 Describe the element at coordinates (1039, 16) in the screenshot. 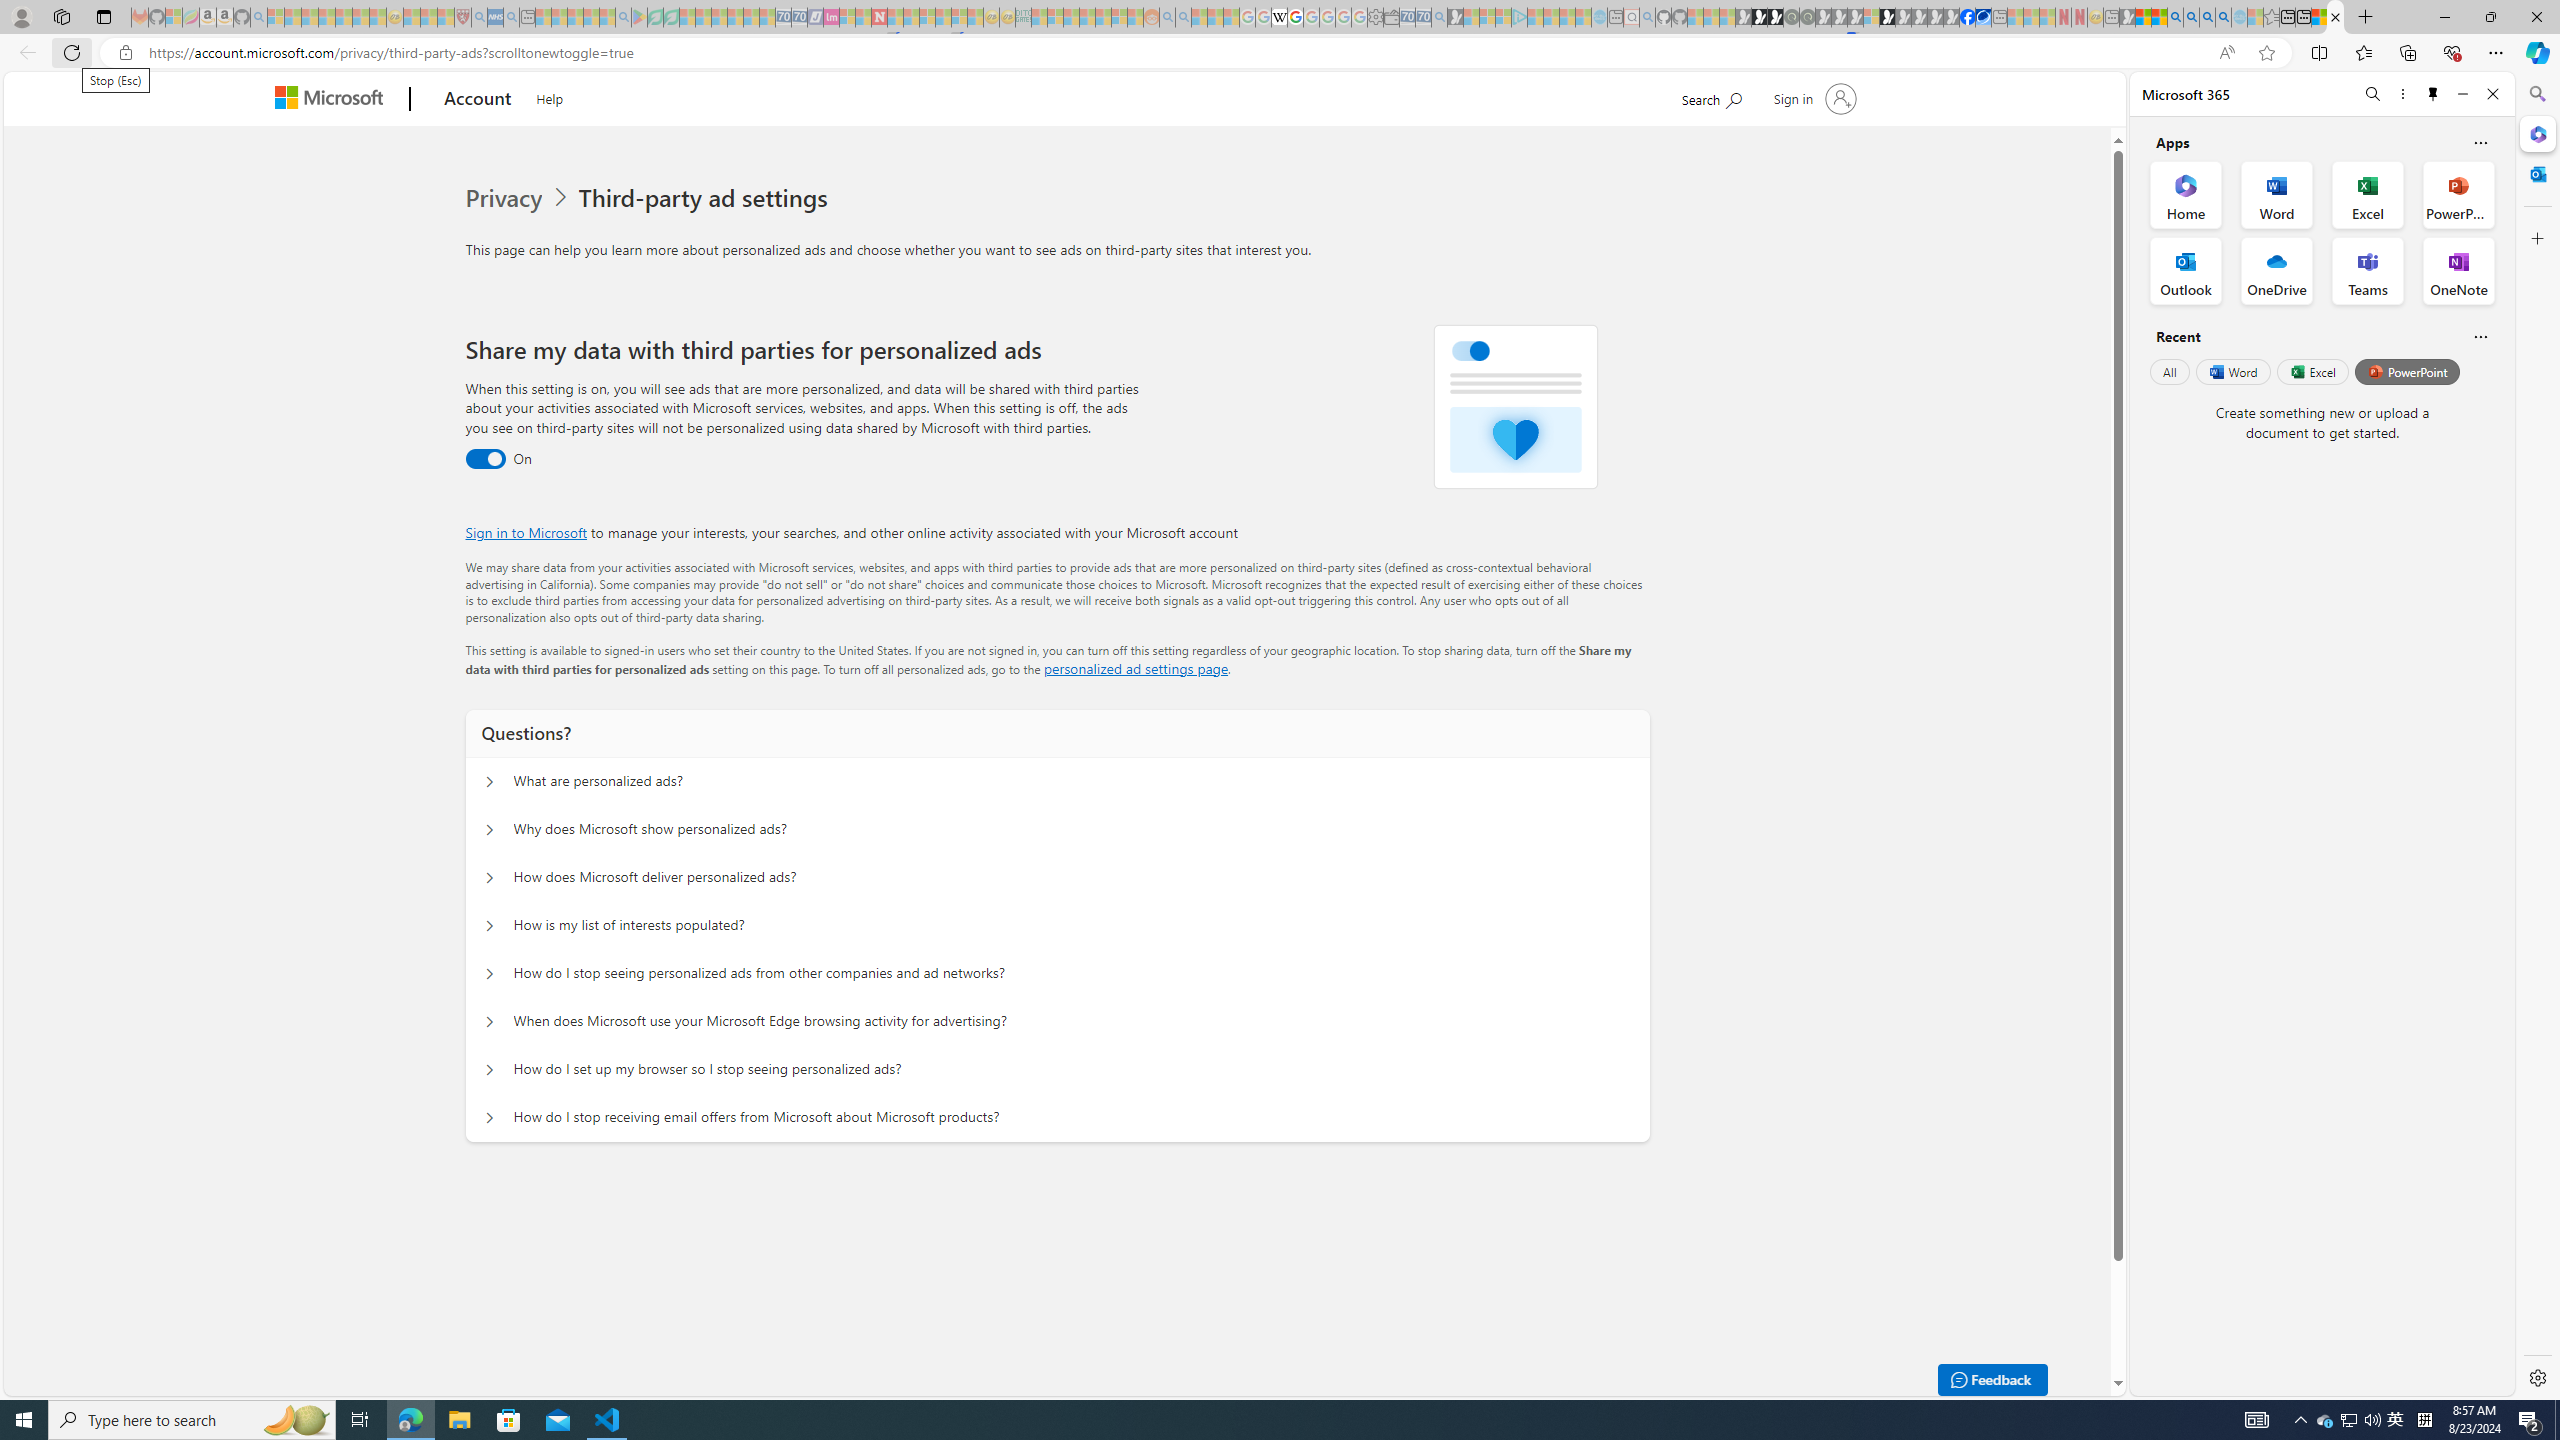

I see `'MSNBC - MSN - Sleeping'` at that location.